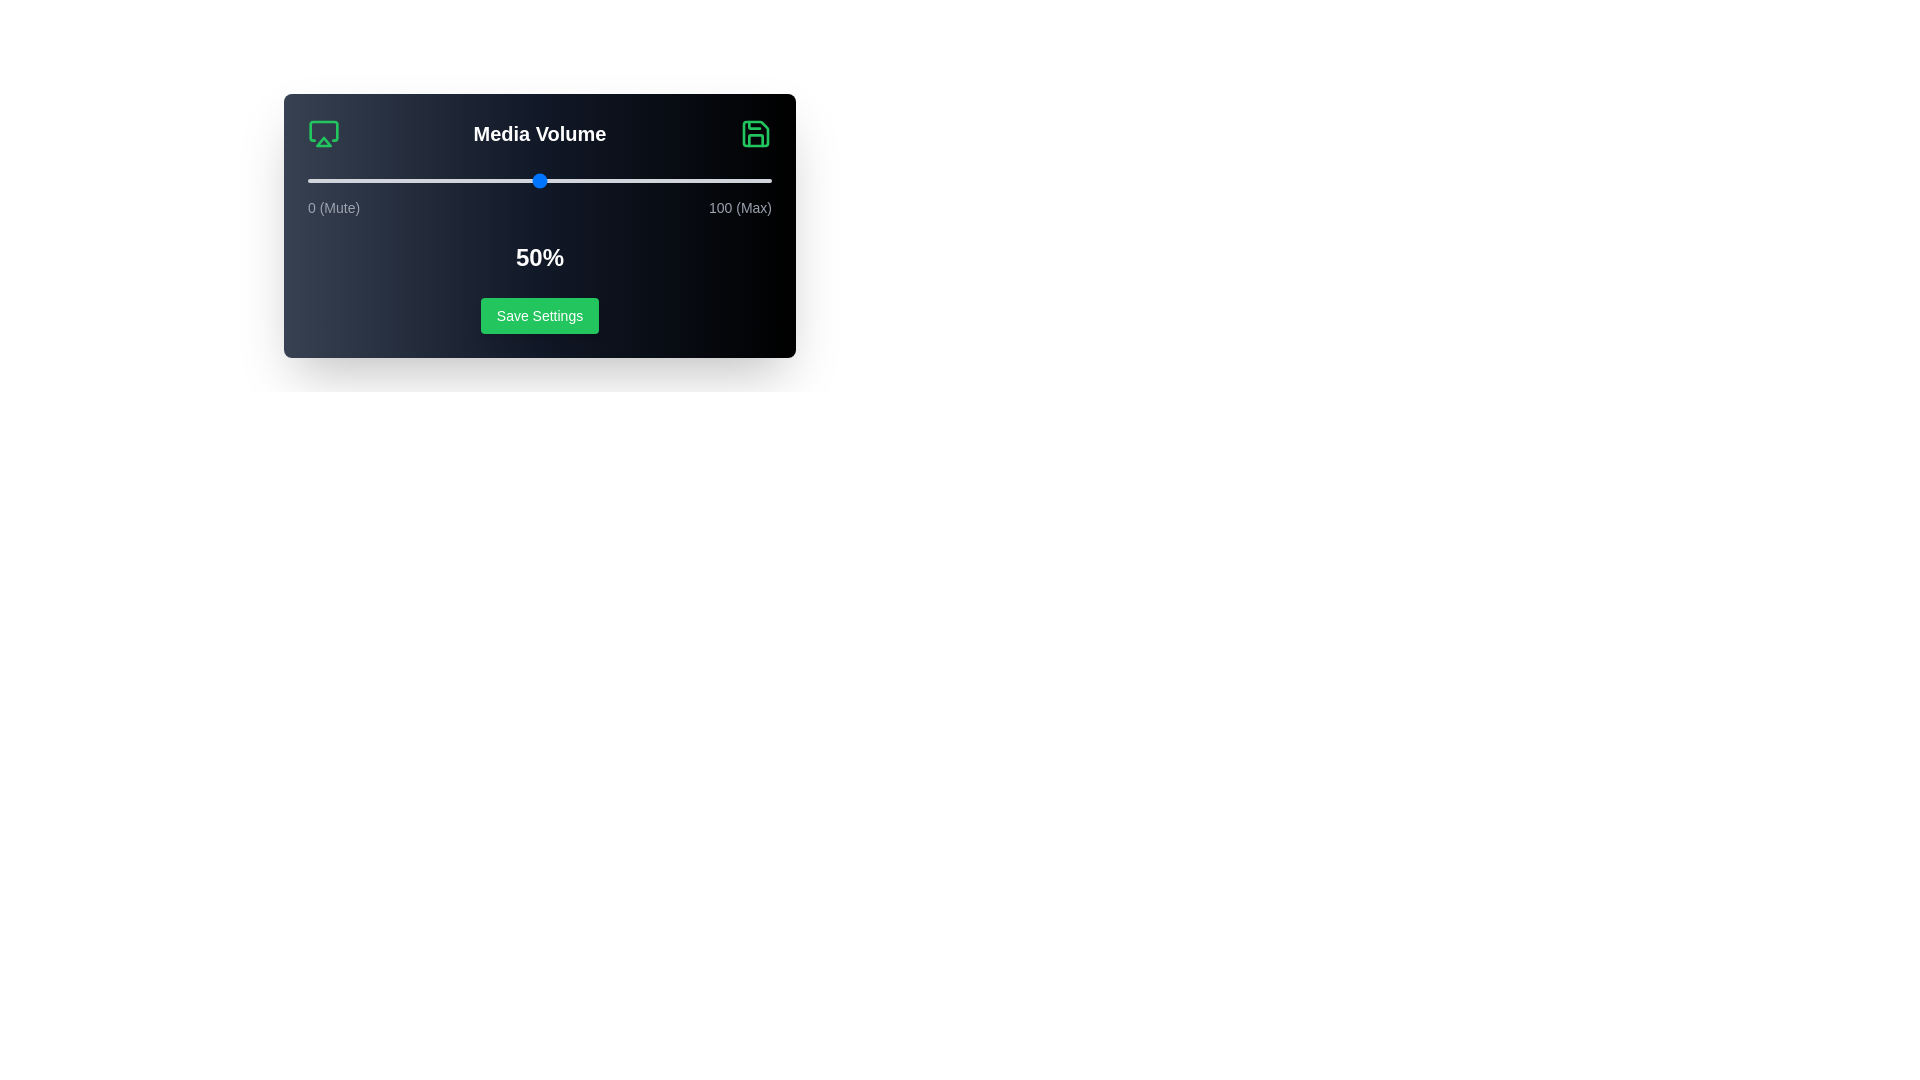  What do you see at coordinates (747, 181) in the screenshot?
I see `the volume slider to 95%` at bounding box center [747, 181].